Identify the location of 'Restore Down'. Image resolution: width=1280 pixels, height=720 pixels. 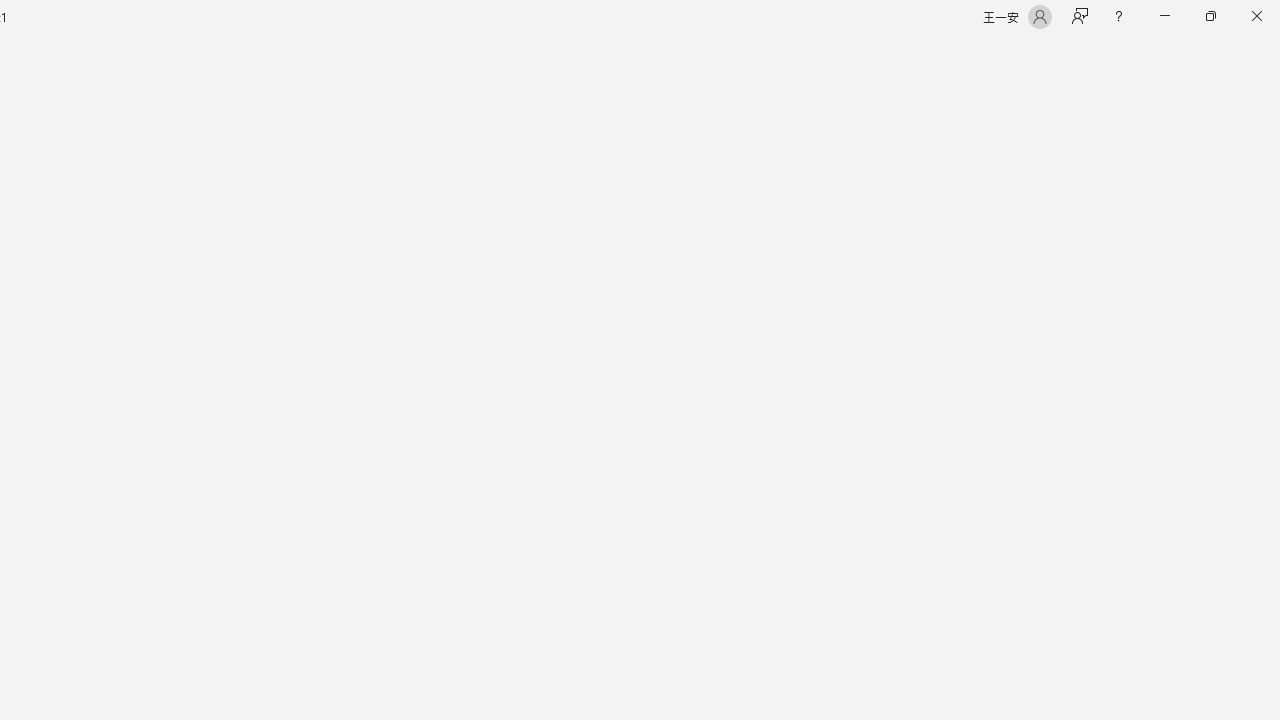
(1209, 16).